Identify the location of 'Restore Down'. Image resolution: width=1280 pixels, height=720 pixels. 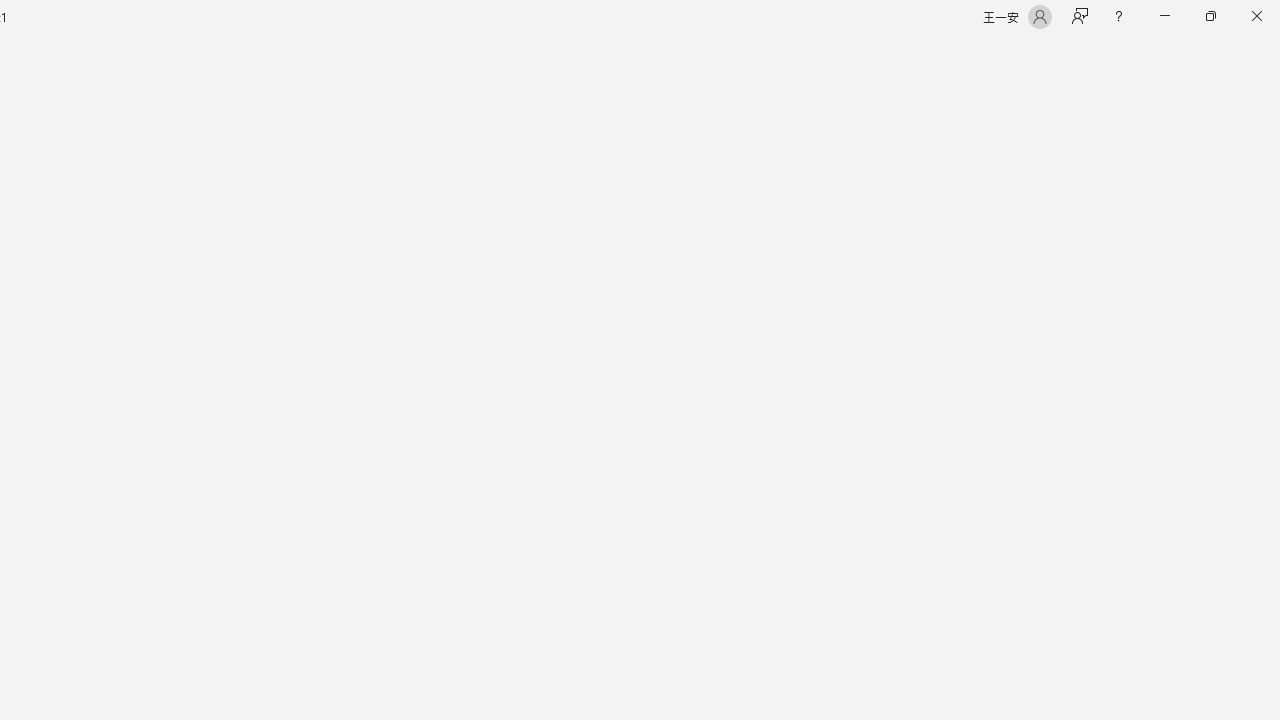
(1209, 16).